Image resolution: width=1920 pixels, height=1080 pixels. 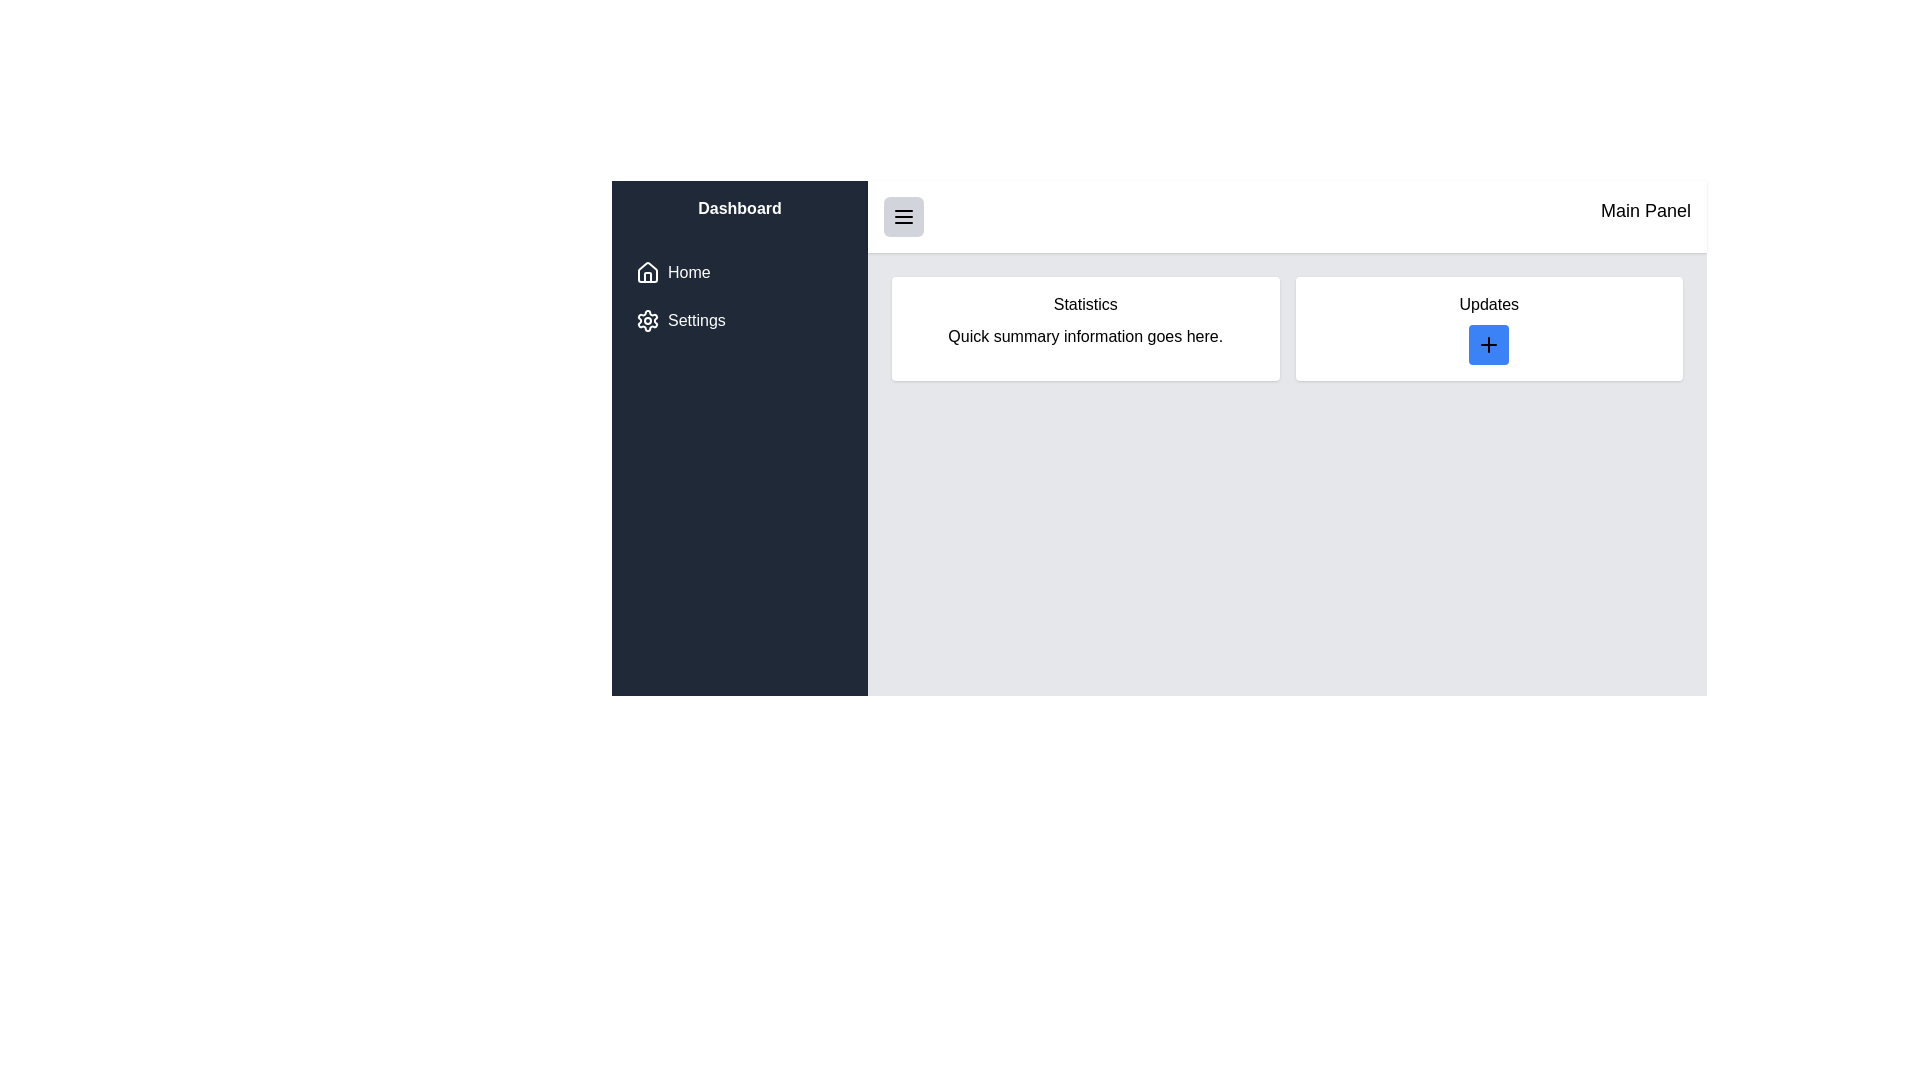 What do you see at coordinates (1084, 327) in the screenshot?
I see `the Informational card located in the top-right area of the interface, which is the left card of the layout adjacent to the 'Updates' card` at bounding box center [1084, 327].